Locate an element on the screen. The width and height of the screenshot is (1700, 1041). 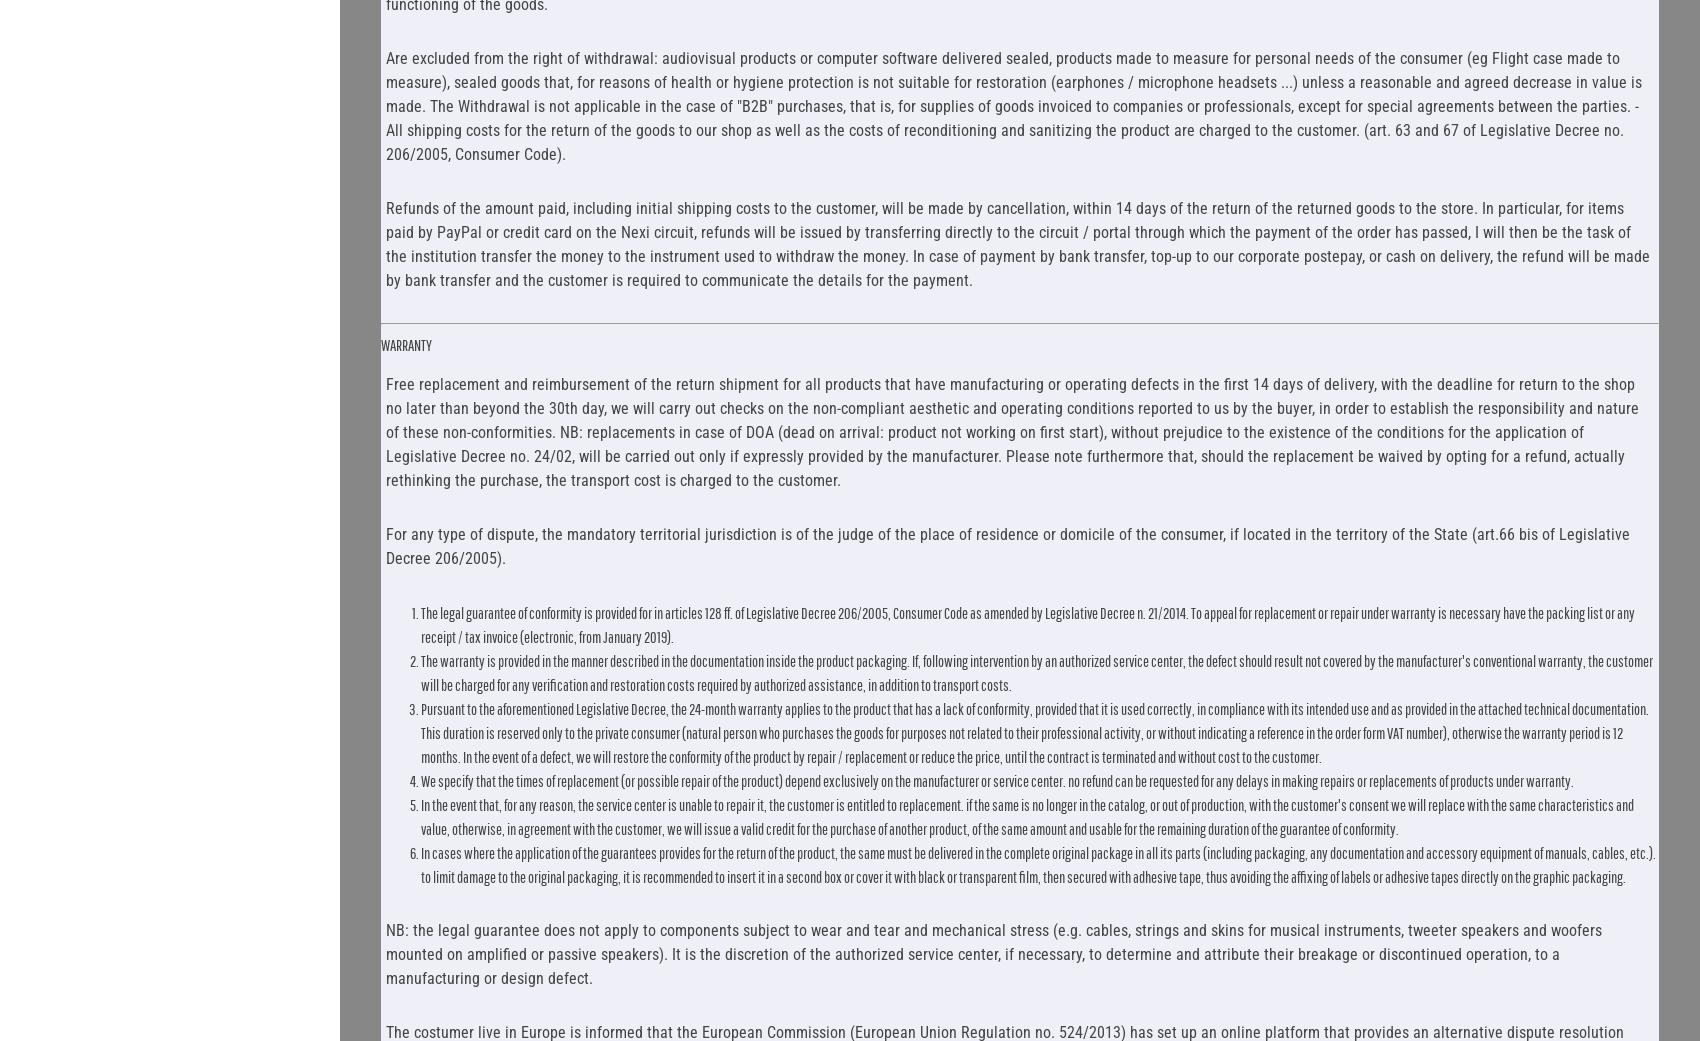
'WARRANTY' is located at coordinates (378, 344).